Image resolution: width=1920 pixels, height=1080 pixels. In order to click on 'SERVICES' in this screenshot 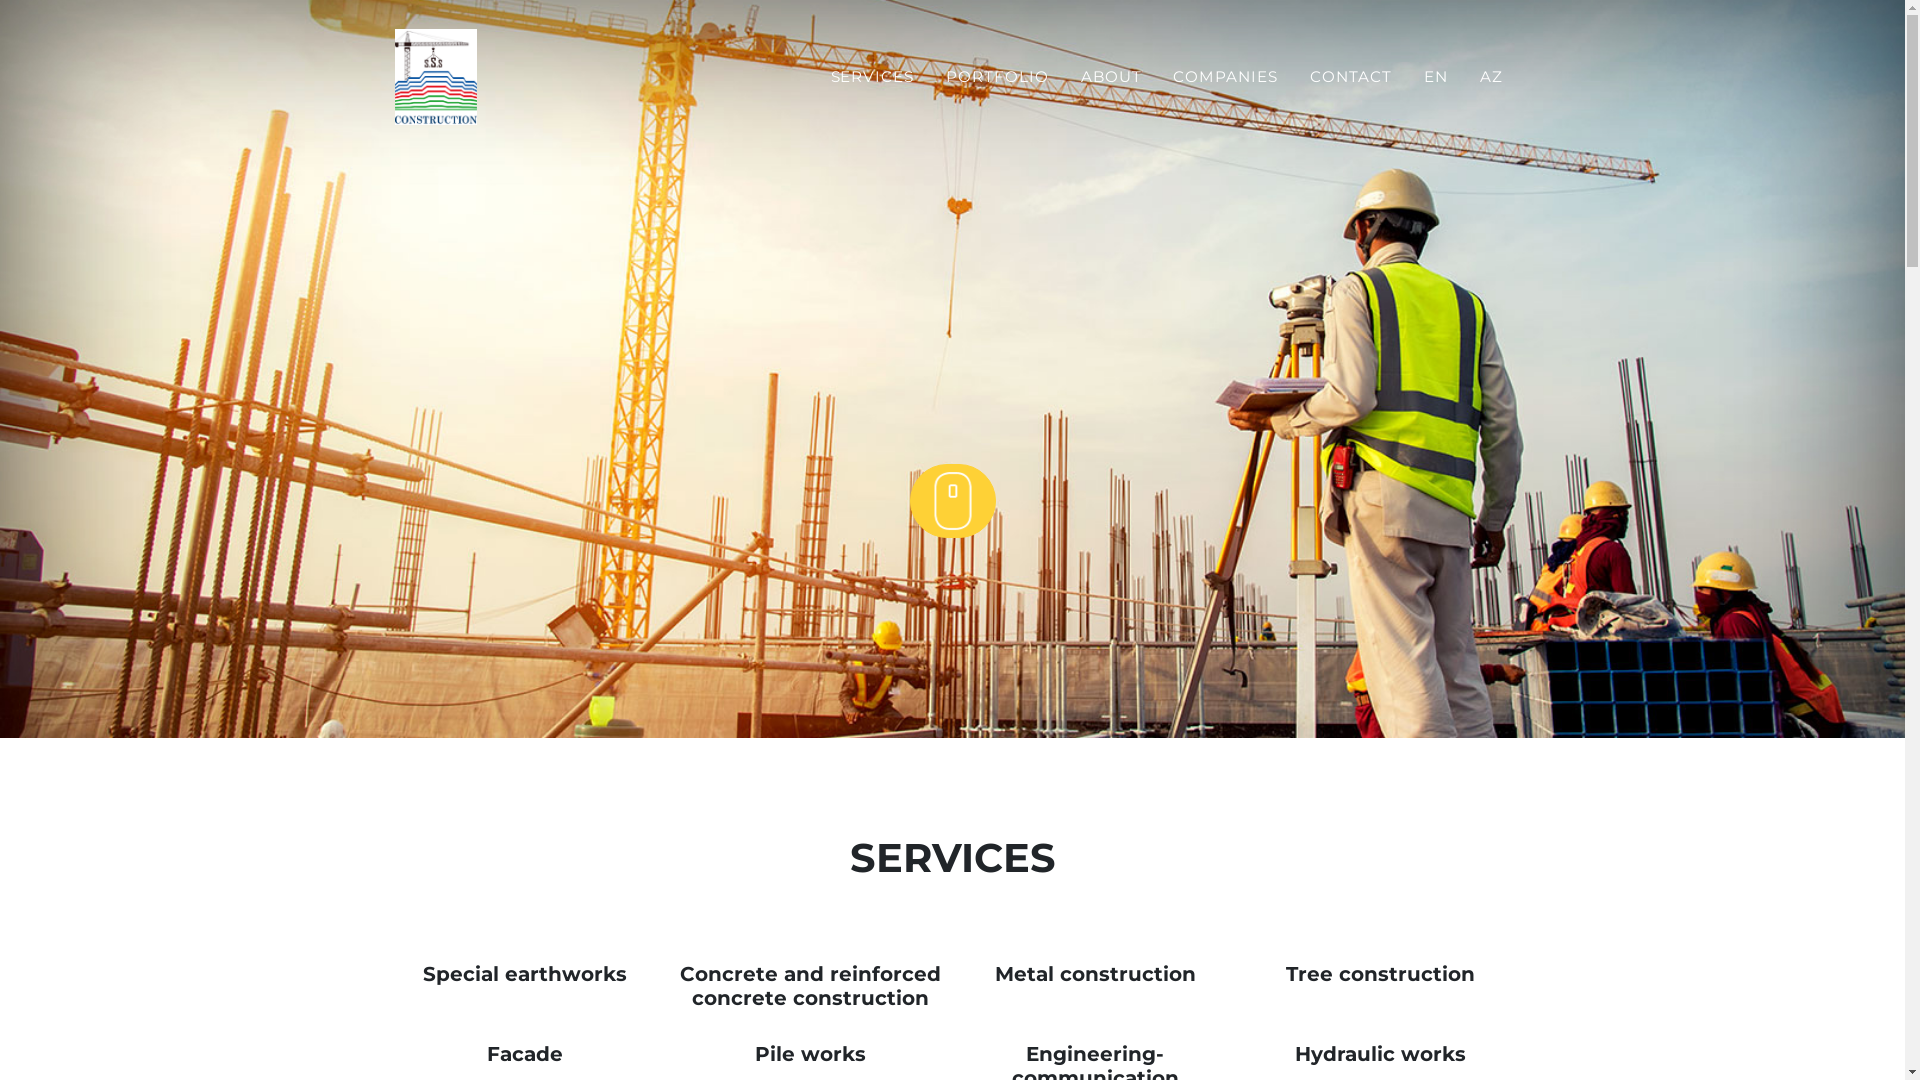, I will do `click(873, 76)`.